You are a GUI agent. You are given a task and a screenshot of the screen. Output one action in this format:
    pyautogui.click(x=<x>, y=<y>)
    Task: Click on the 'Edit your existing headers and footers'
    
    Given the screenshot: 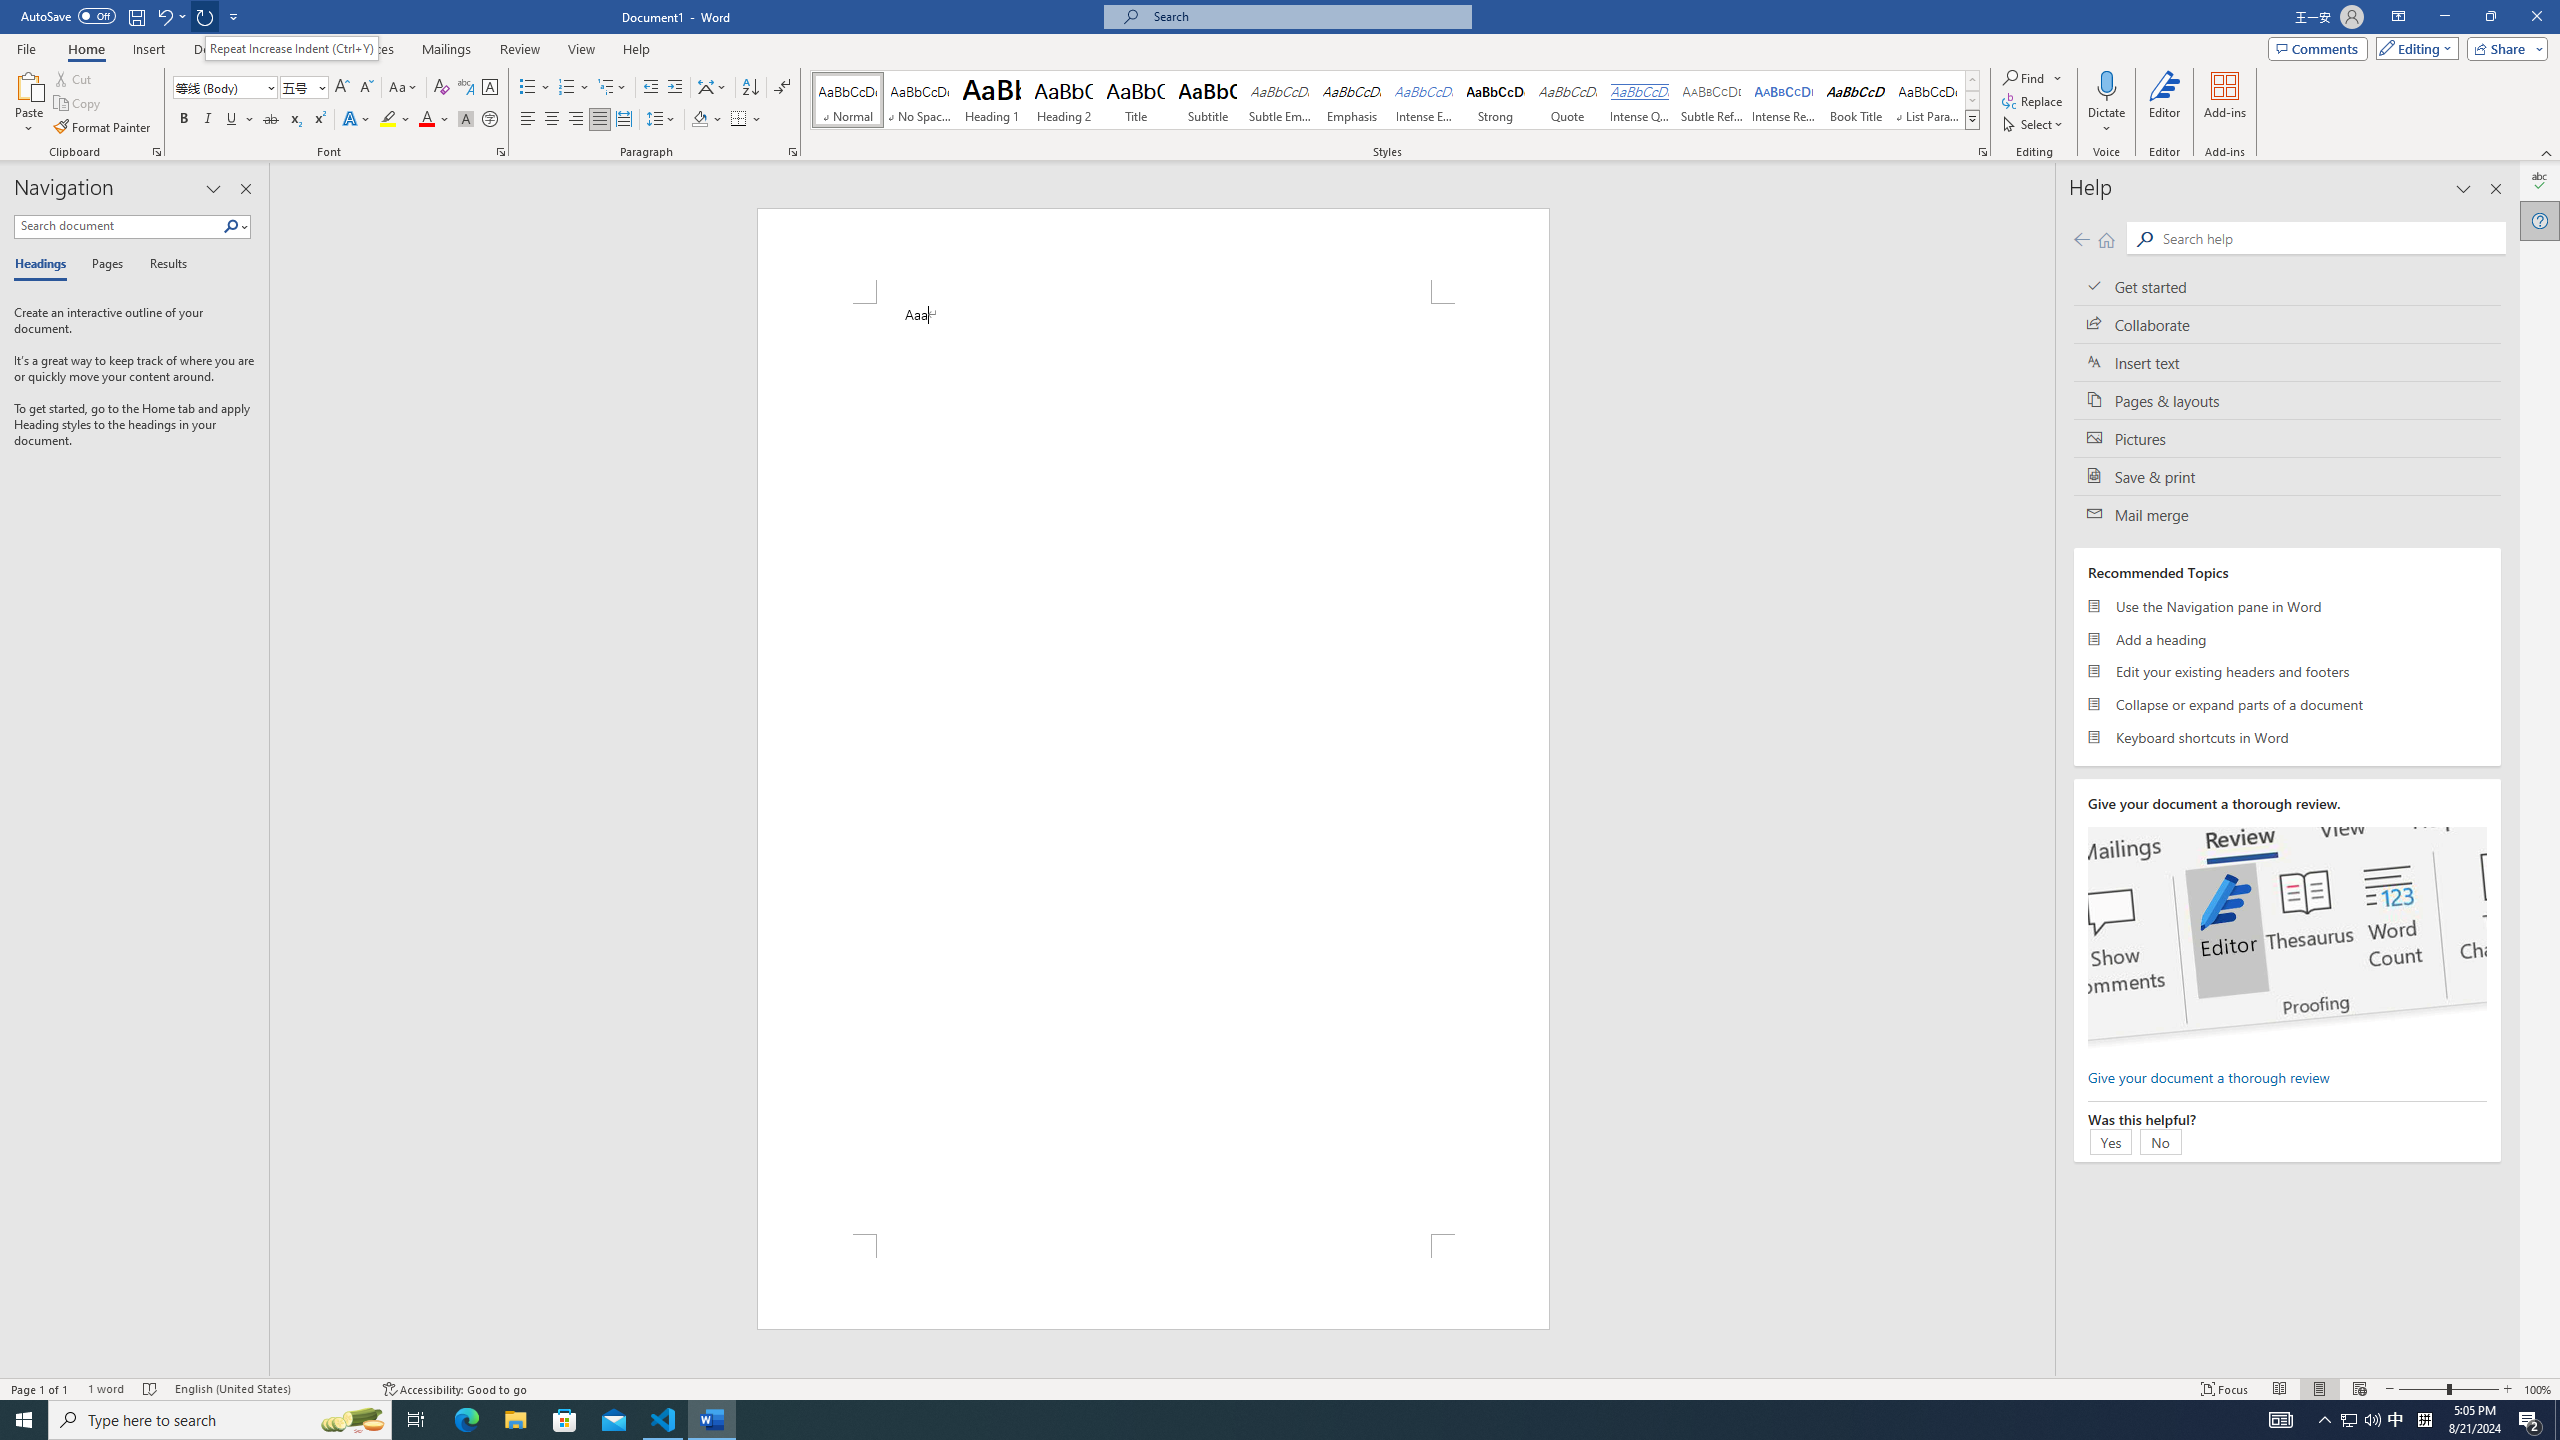 What is the action you would take?
    pyautogui.click(x=2286, y=670)
    